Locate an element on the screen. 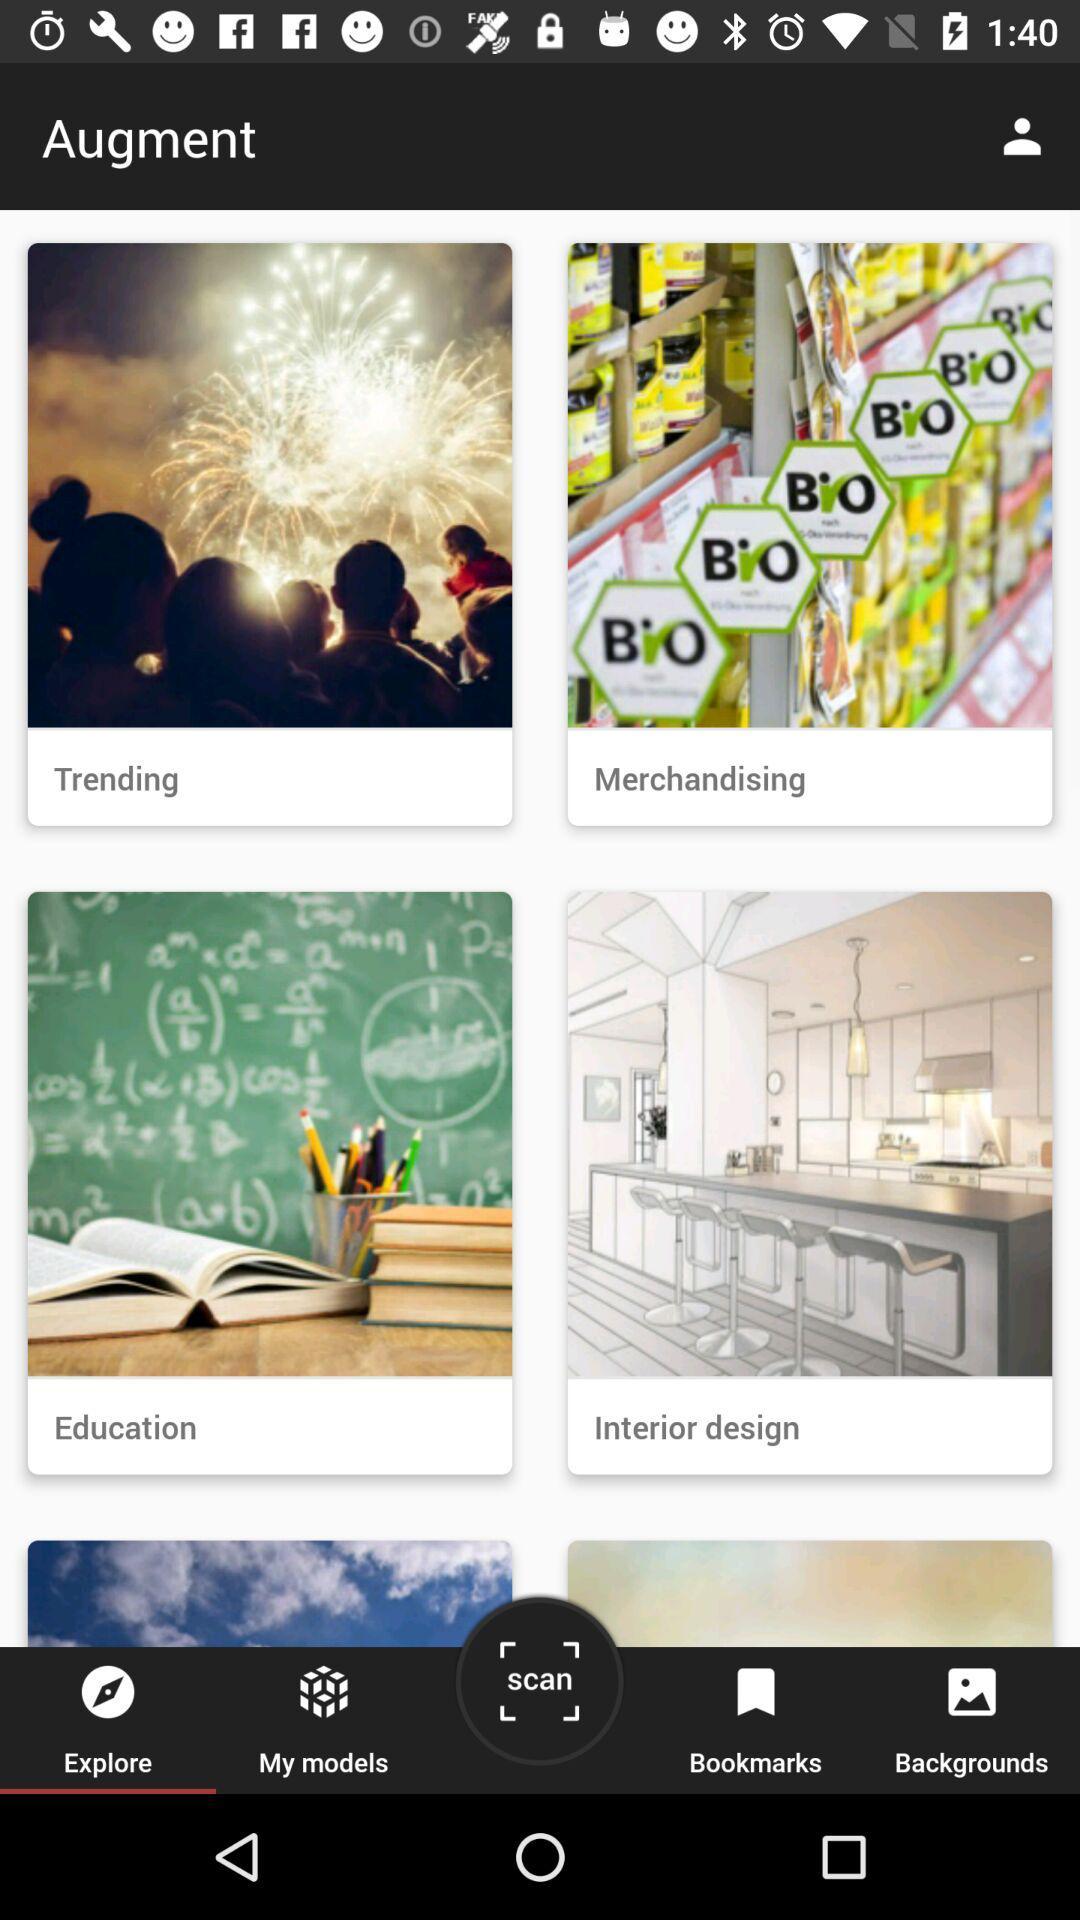 This screenshot has width=1080, height=1920. the icon to the left of the bookmarks item is located at coordinates (538, 1688).